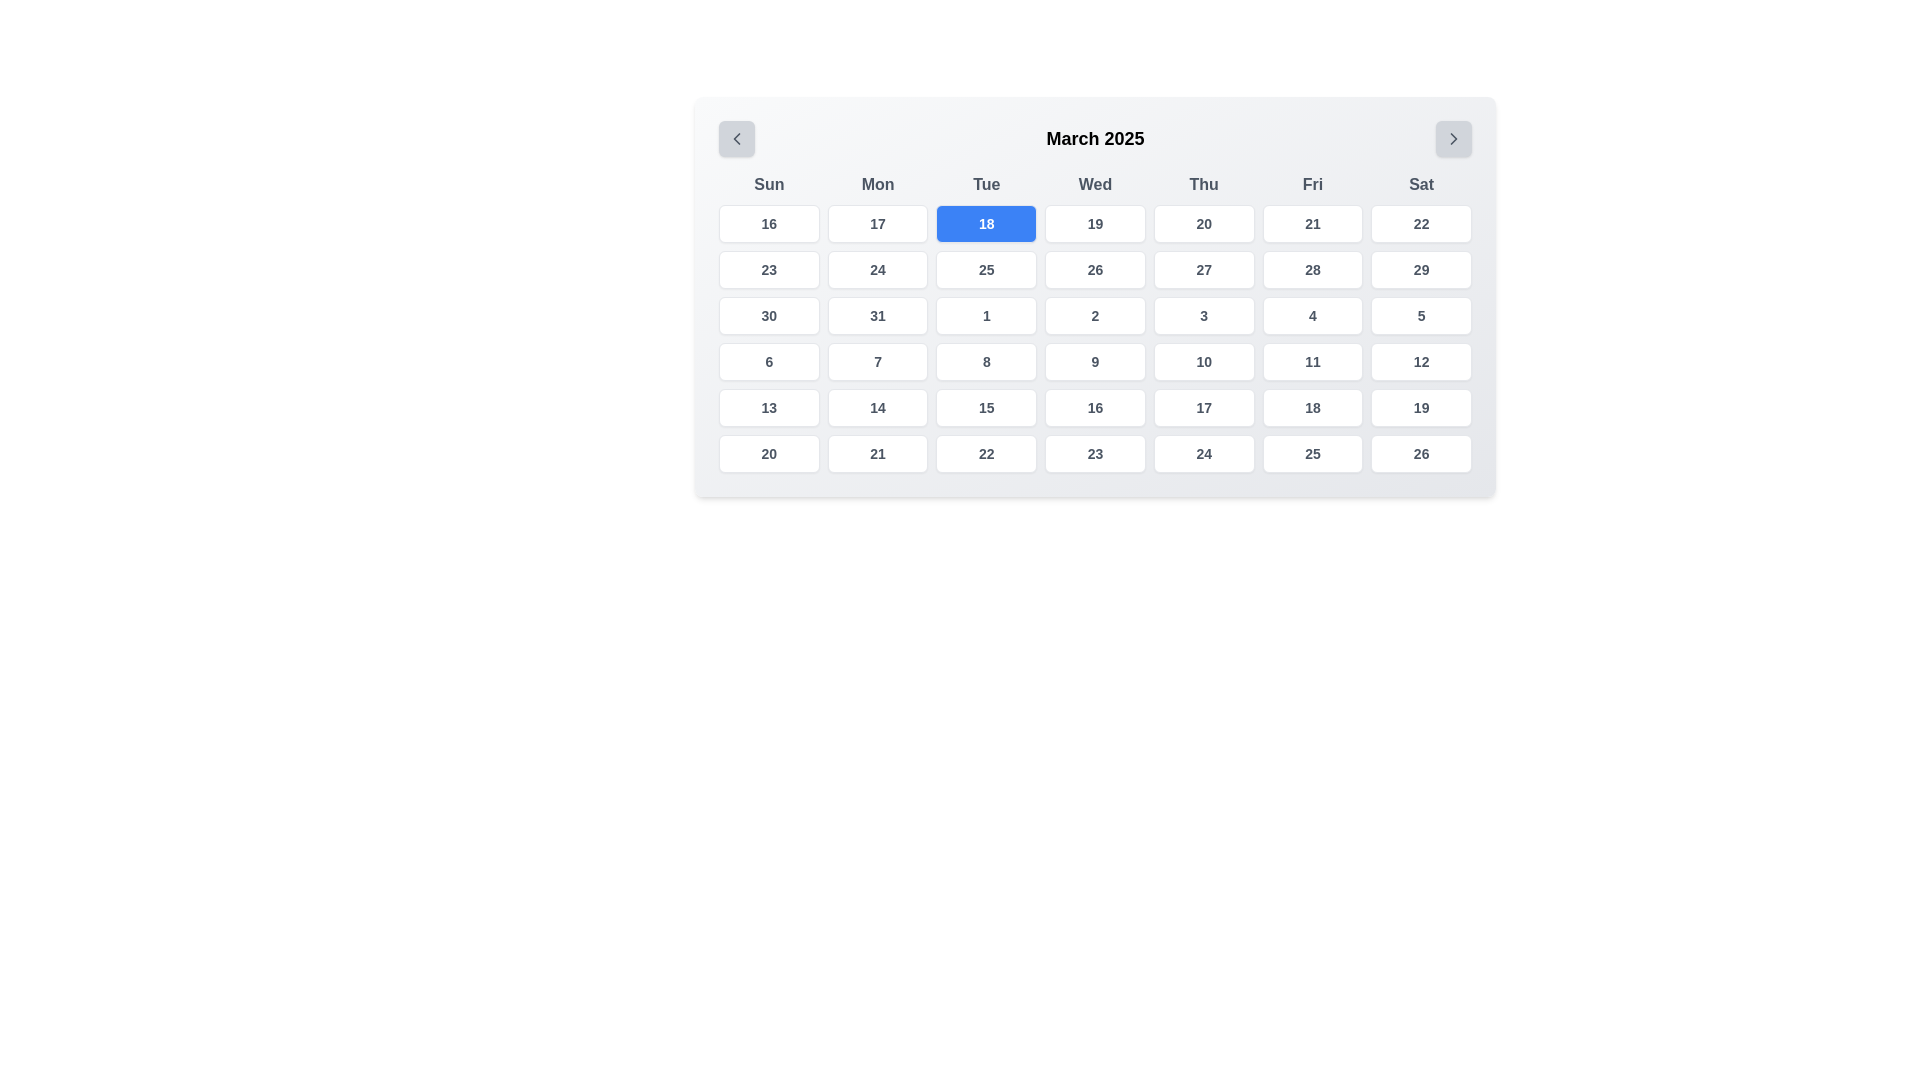 This screenshot has height=1080, width=1920. Describe the element at coordinates (1311, 223) in the screenshot. I see `the button labeled '21' in the calendar grid` at that location.